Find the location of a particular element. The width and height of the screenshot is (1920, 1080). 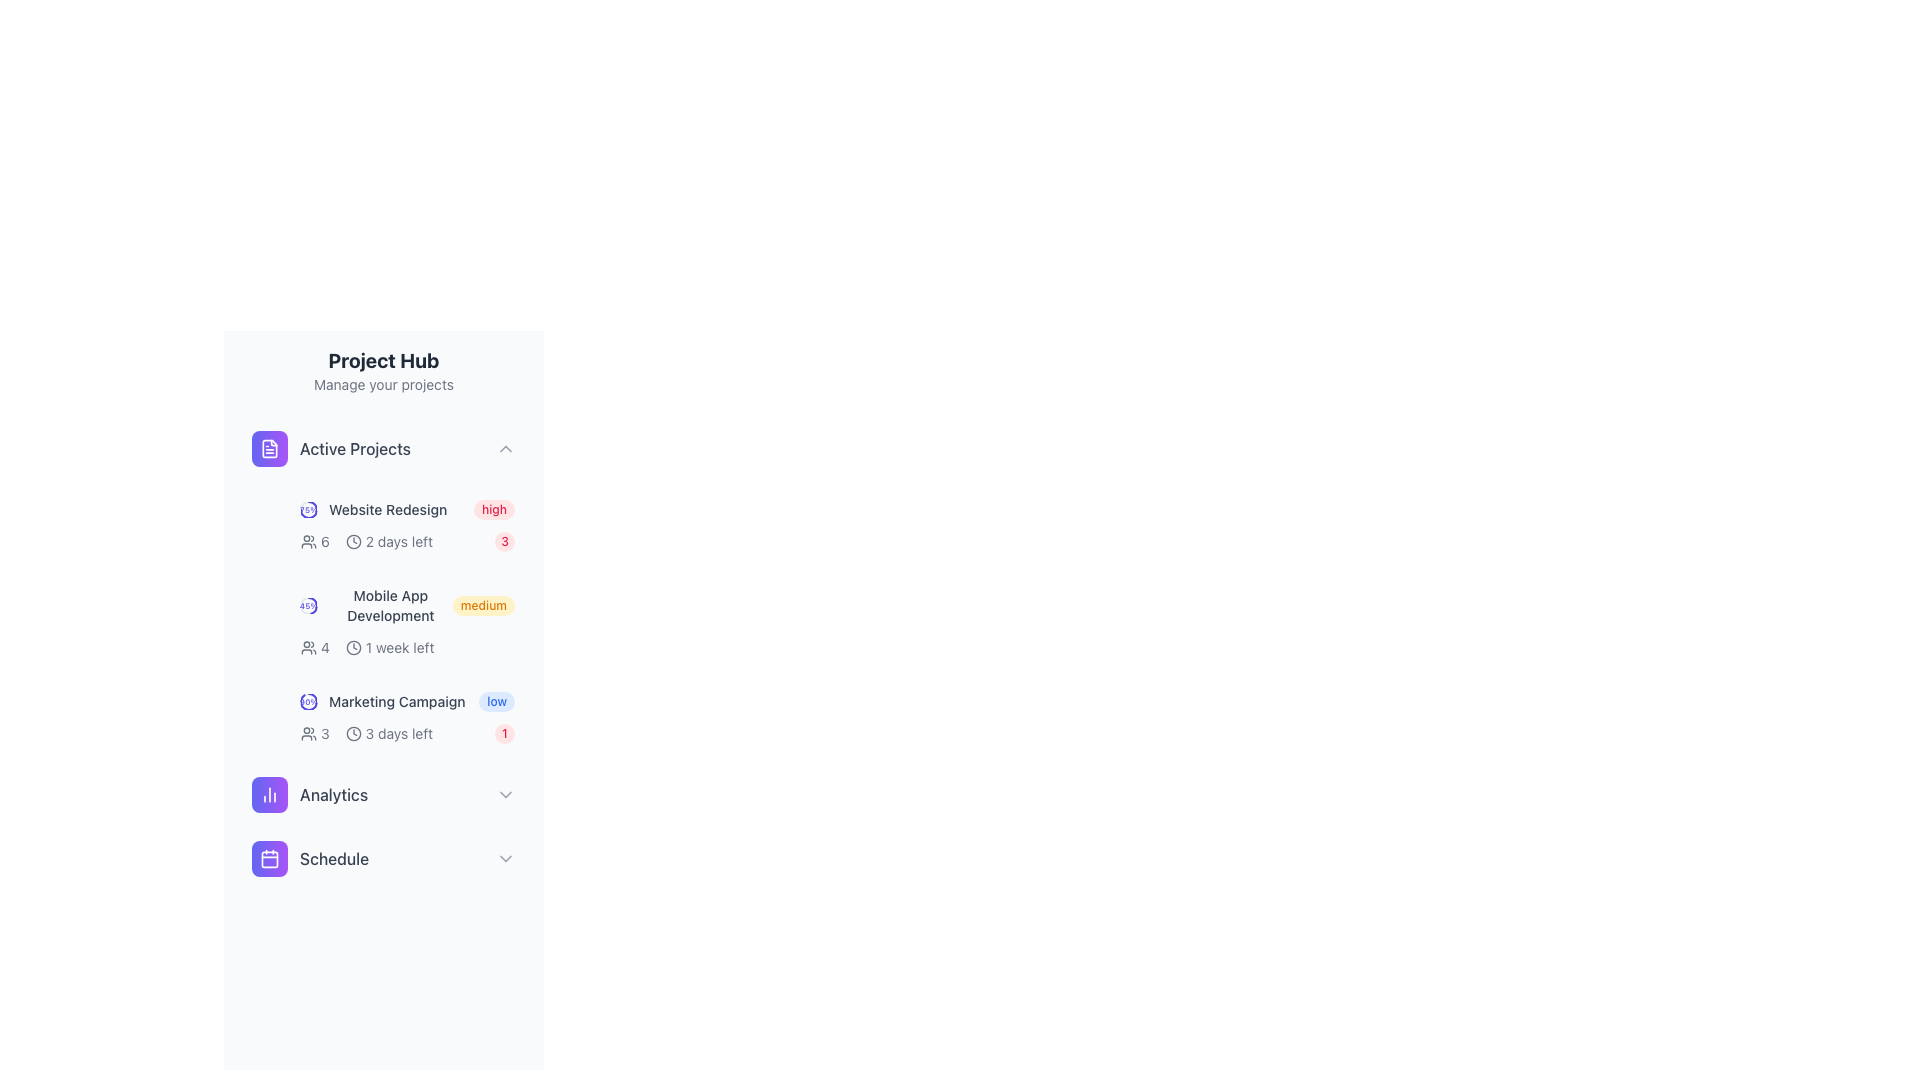

the circular outer part of the clock icon located in the third entry of the active projects list, beneath 'Mobile App Development' is located at coordinates (353, 733).